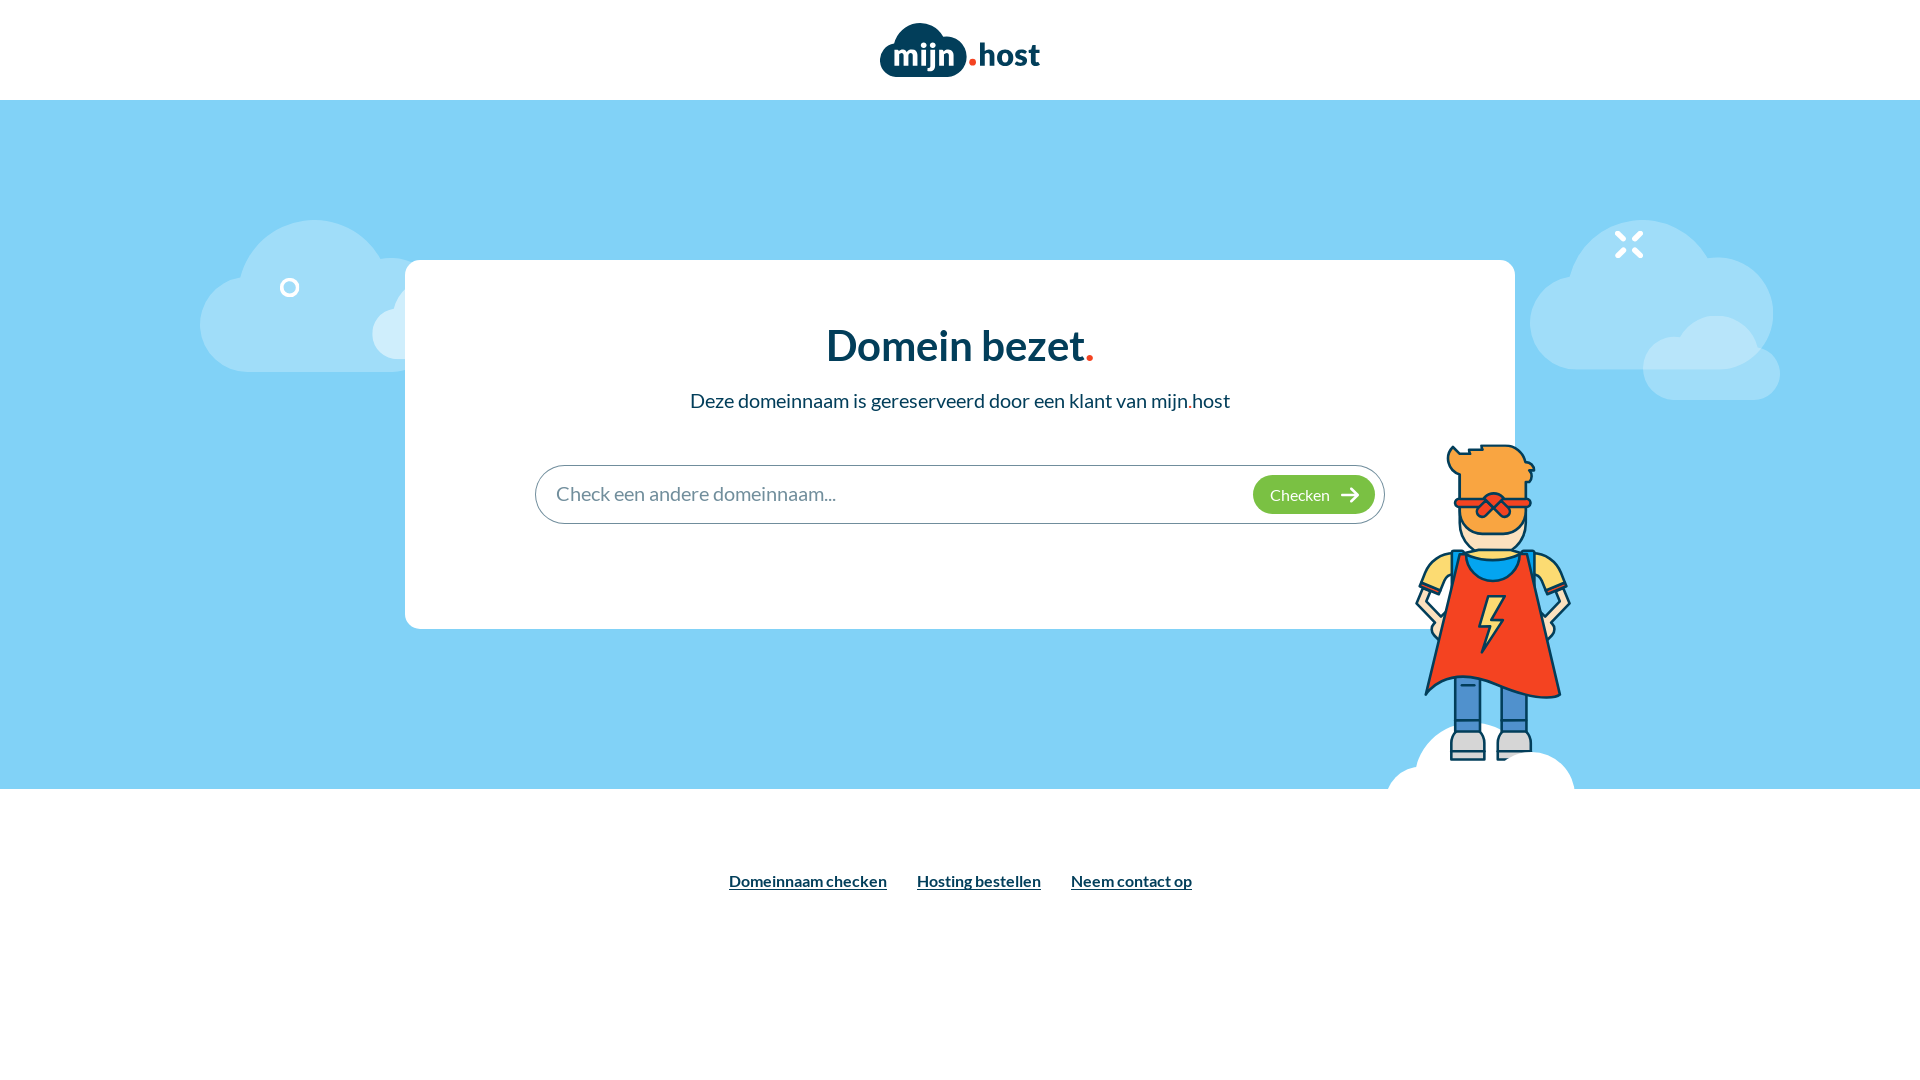 This screenshot has width=1920, height=1080. I want to click on 'Neem contact op', so click(1130, 879).